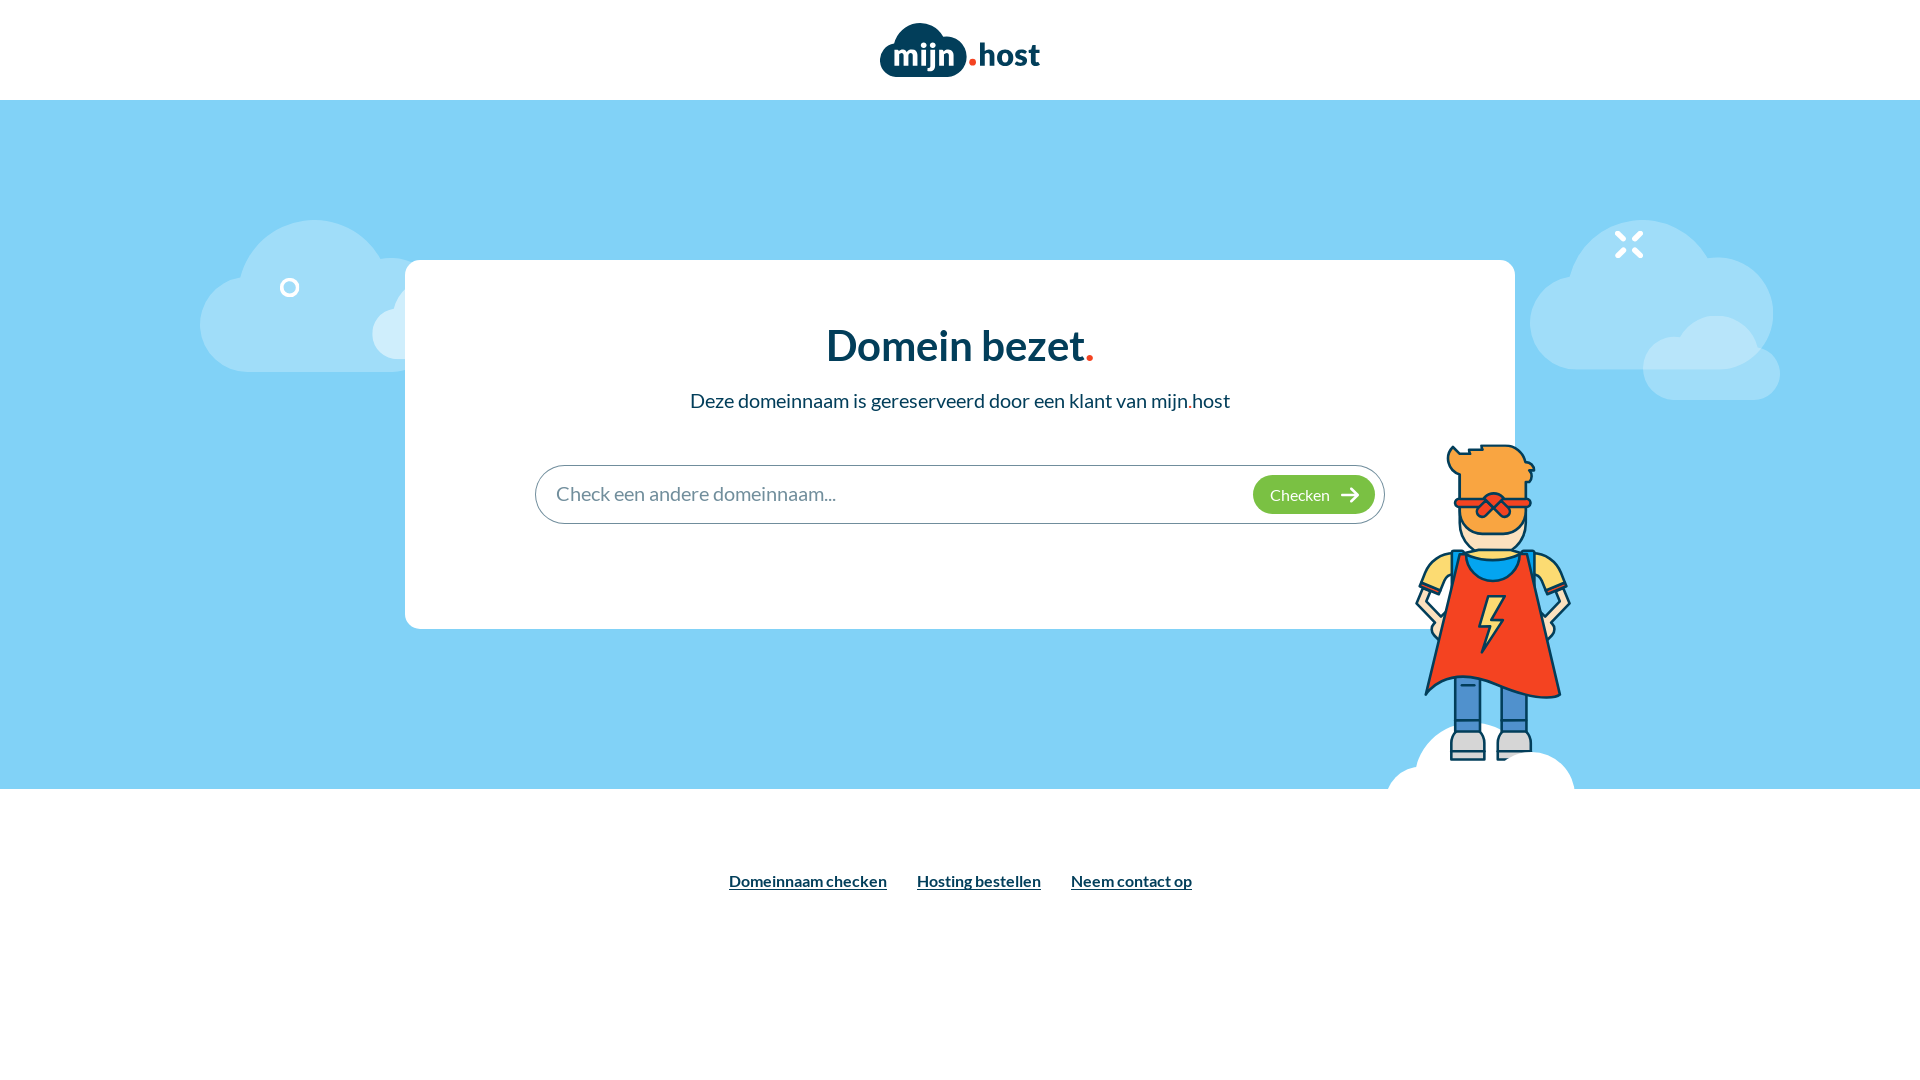 This screenshot has width=1920, height=1080. I want to click on 'Neem contact op', so click(1130, 879).